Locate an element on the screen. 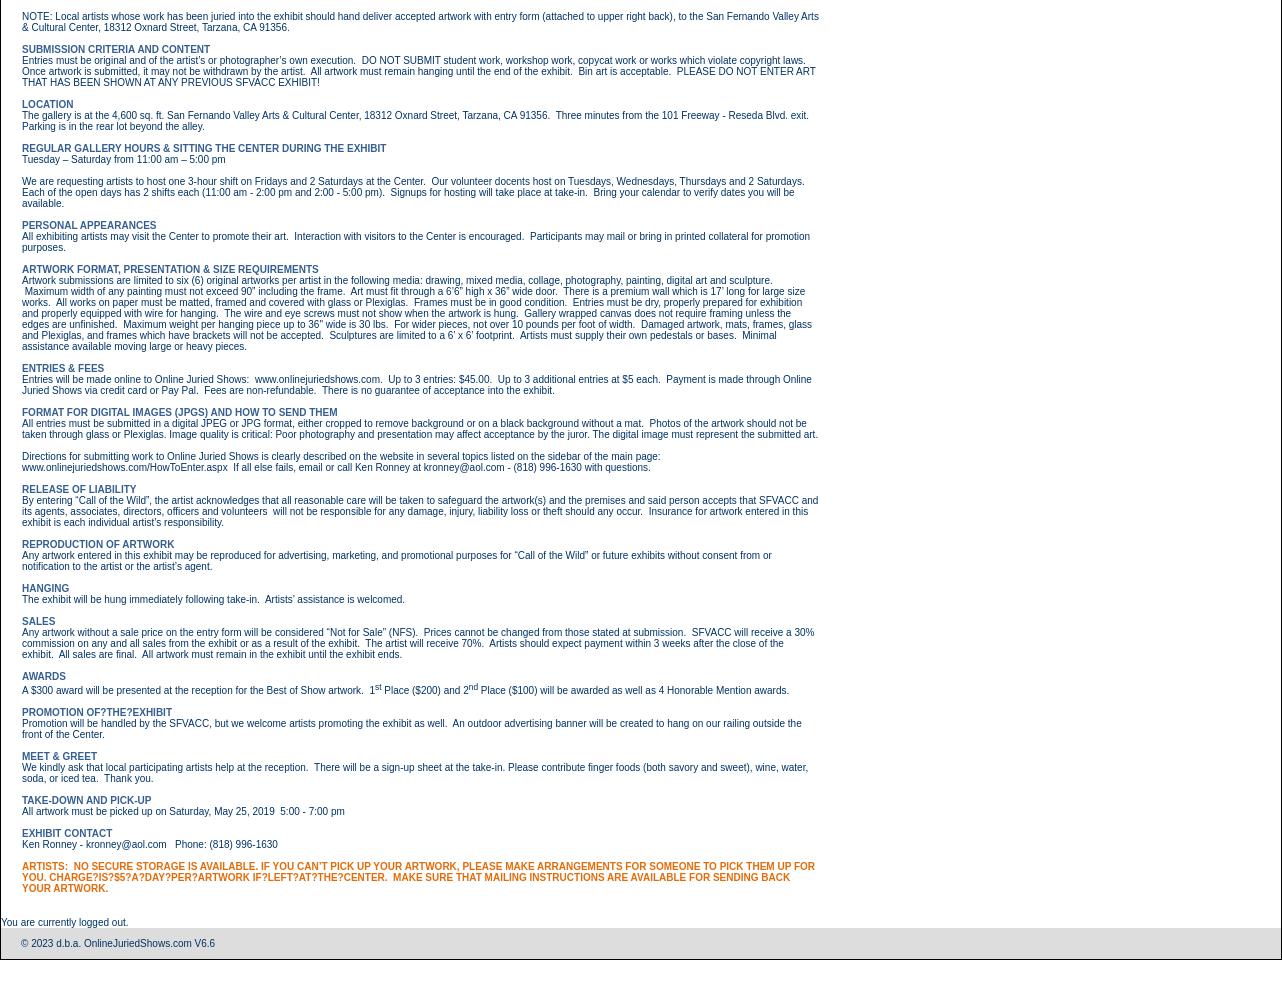 Image resolution: width=1282 pixels, height=1000 pixels. 'The exhibit will be hung immediately following take-in.' is located at coordinates (22, 597).